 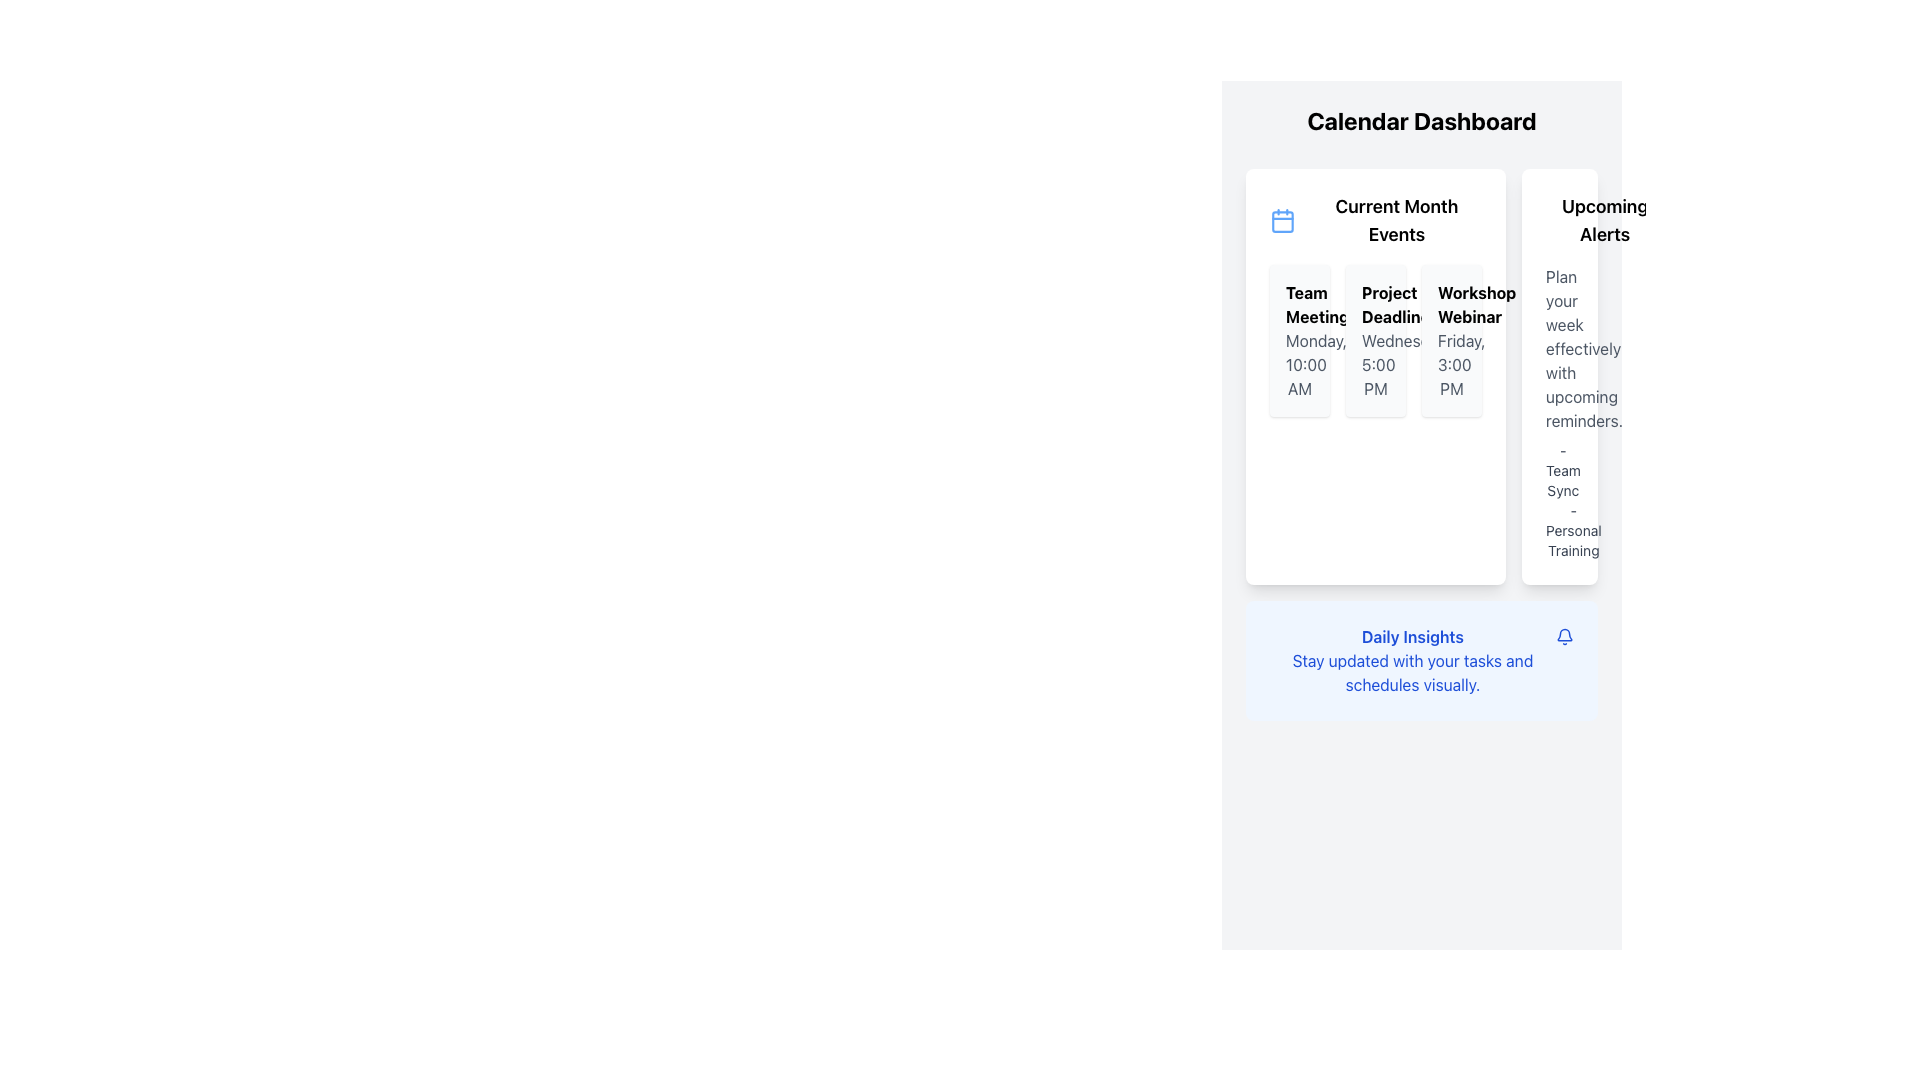 I want to click on the text label displaying 'Monday, 10:00 AM' located beneath the 'Team Meeting' title in the 'Current Month Events' section of the calendar dashboard, so click(x=1300, y=365).